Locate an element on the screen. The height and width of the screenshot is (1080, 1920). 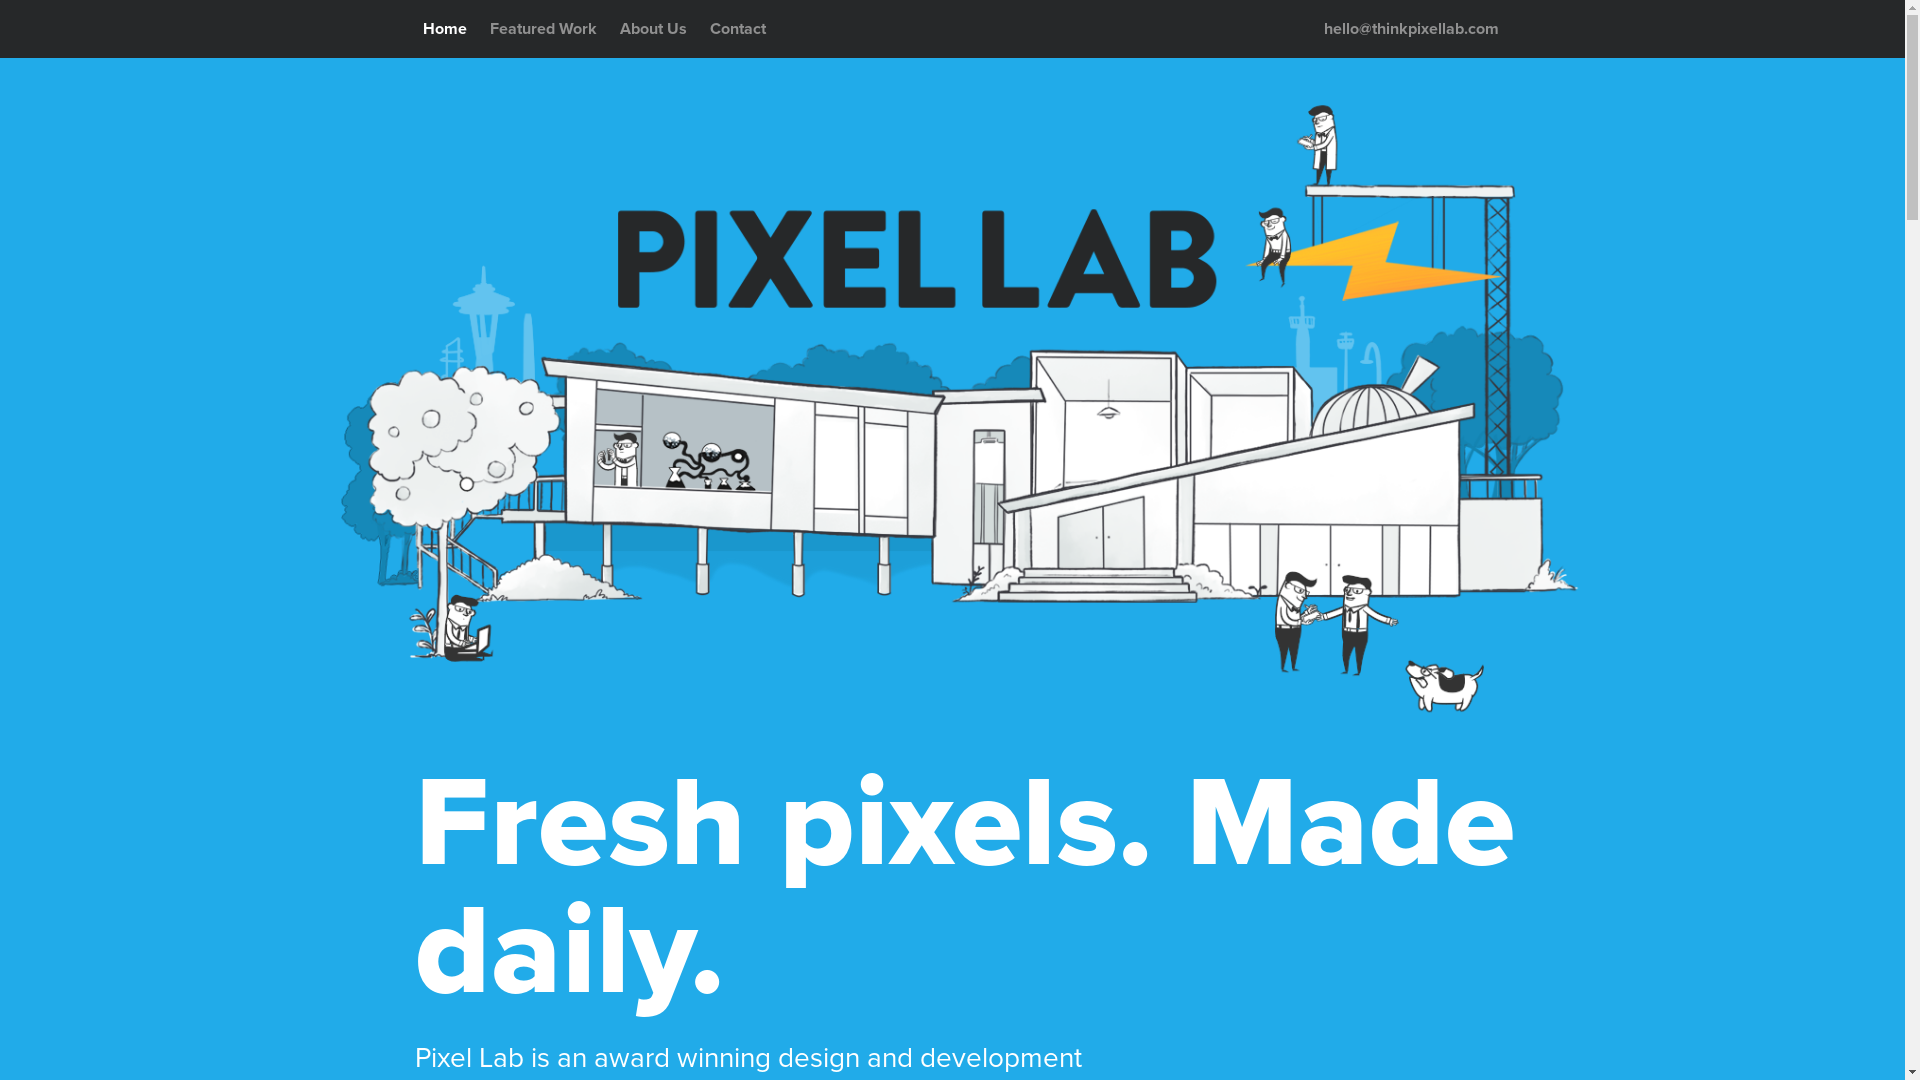
'Contact' is located at coordinates (737, 29).